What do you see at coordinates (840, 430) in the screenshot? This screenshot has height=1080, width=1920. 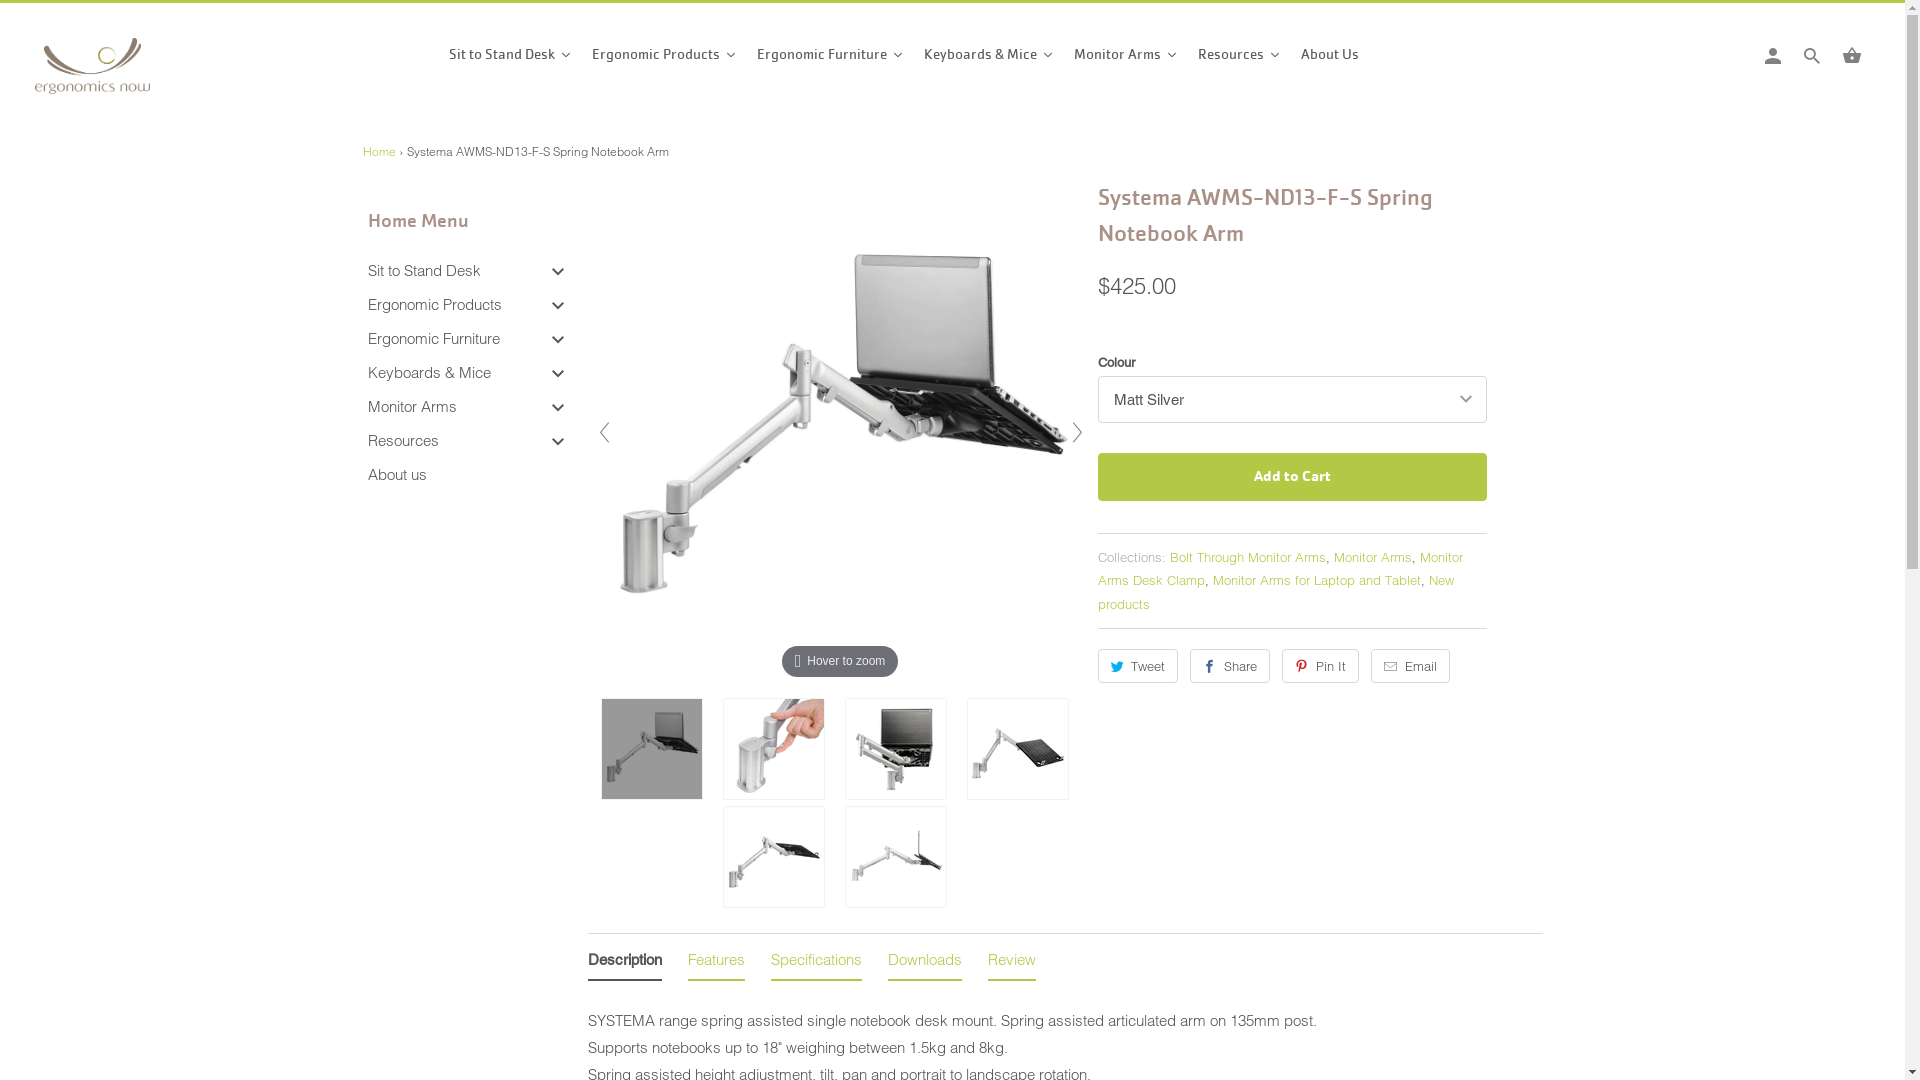 I see `'Hover to zoom'` at bounding box center [840, 430].